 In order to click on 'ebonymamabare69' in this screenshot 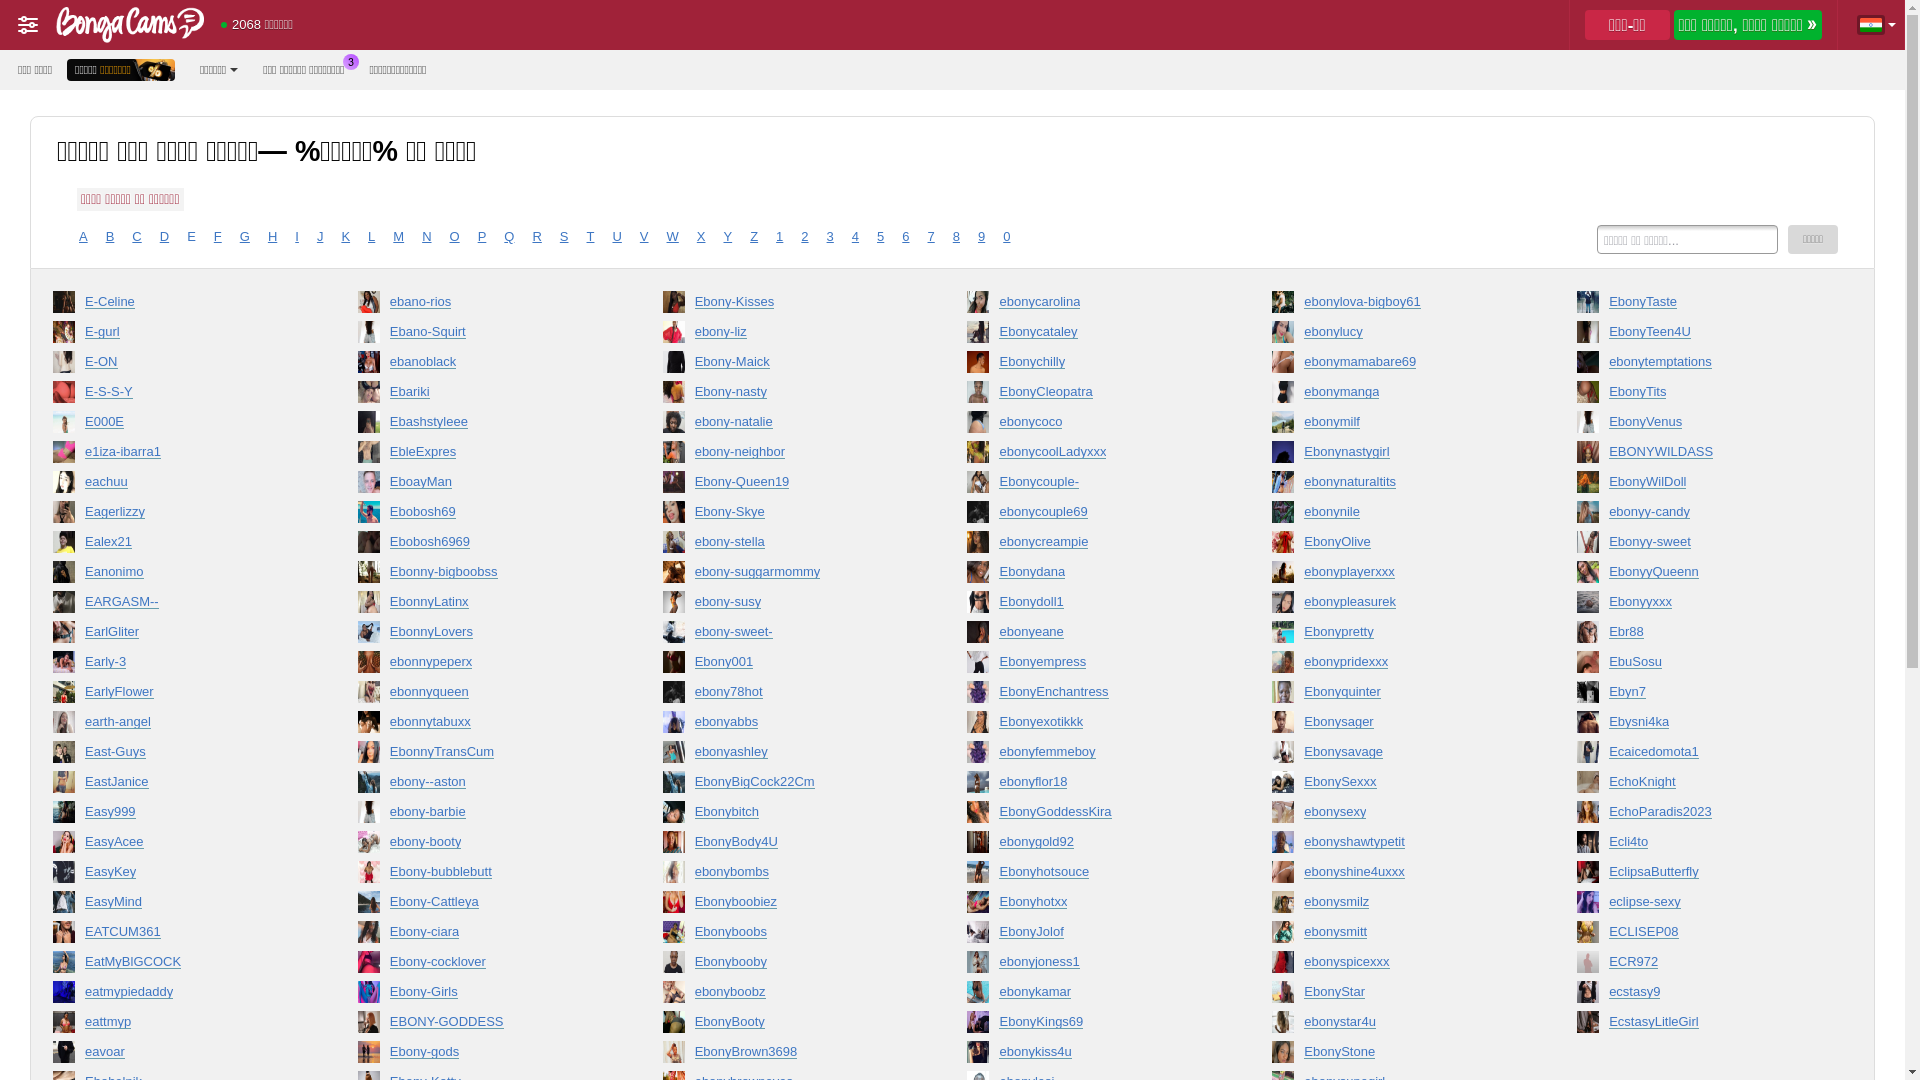, I will do `click(1271, 366)`.